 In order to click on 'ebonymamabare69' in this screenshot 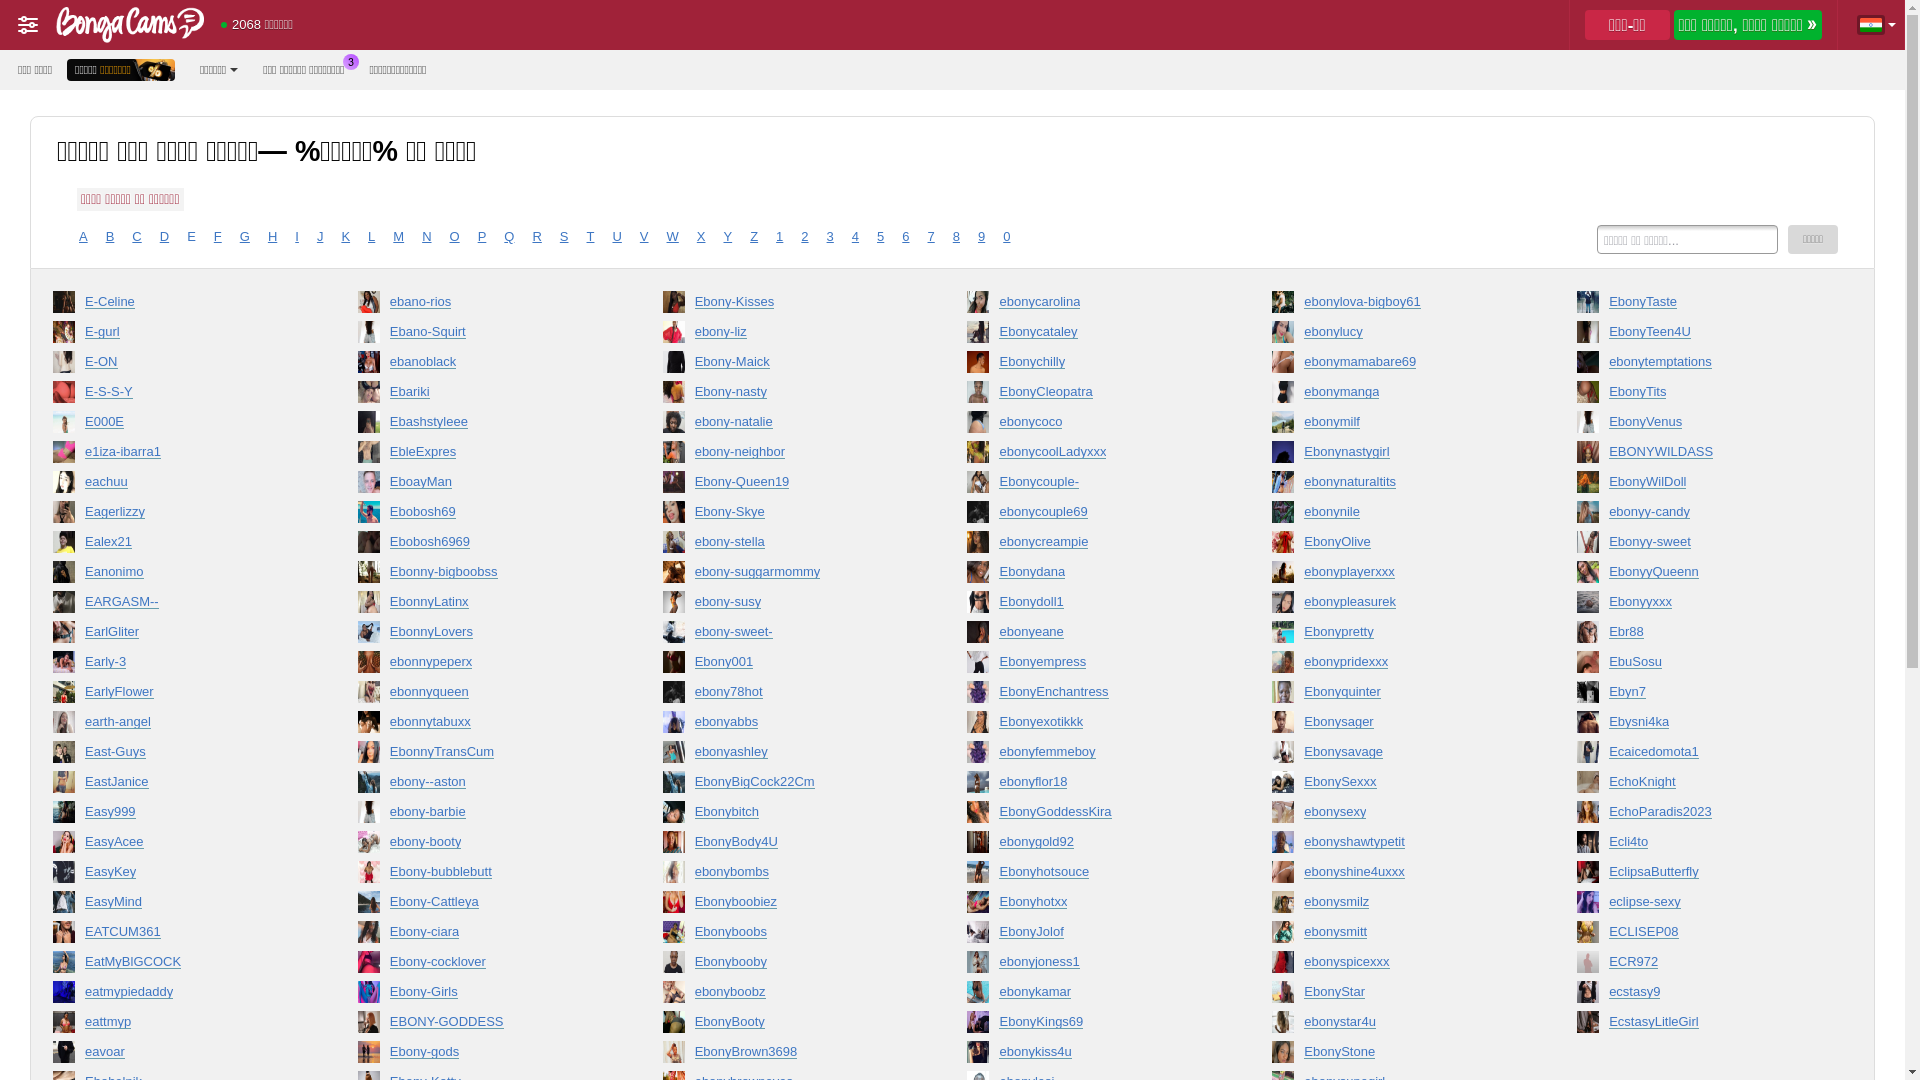, I will do `click(1271, 366)`.